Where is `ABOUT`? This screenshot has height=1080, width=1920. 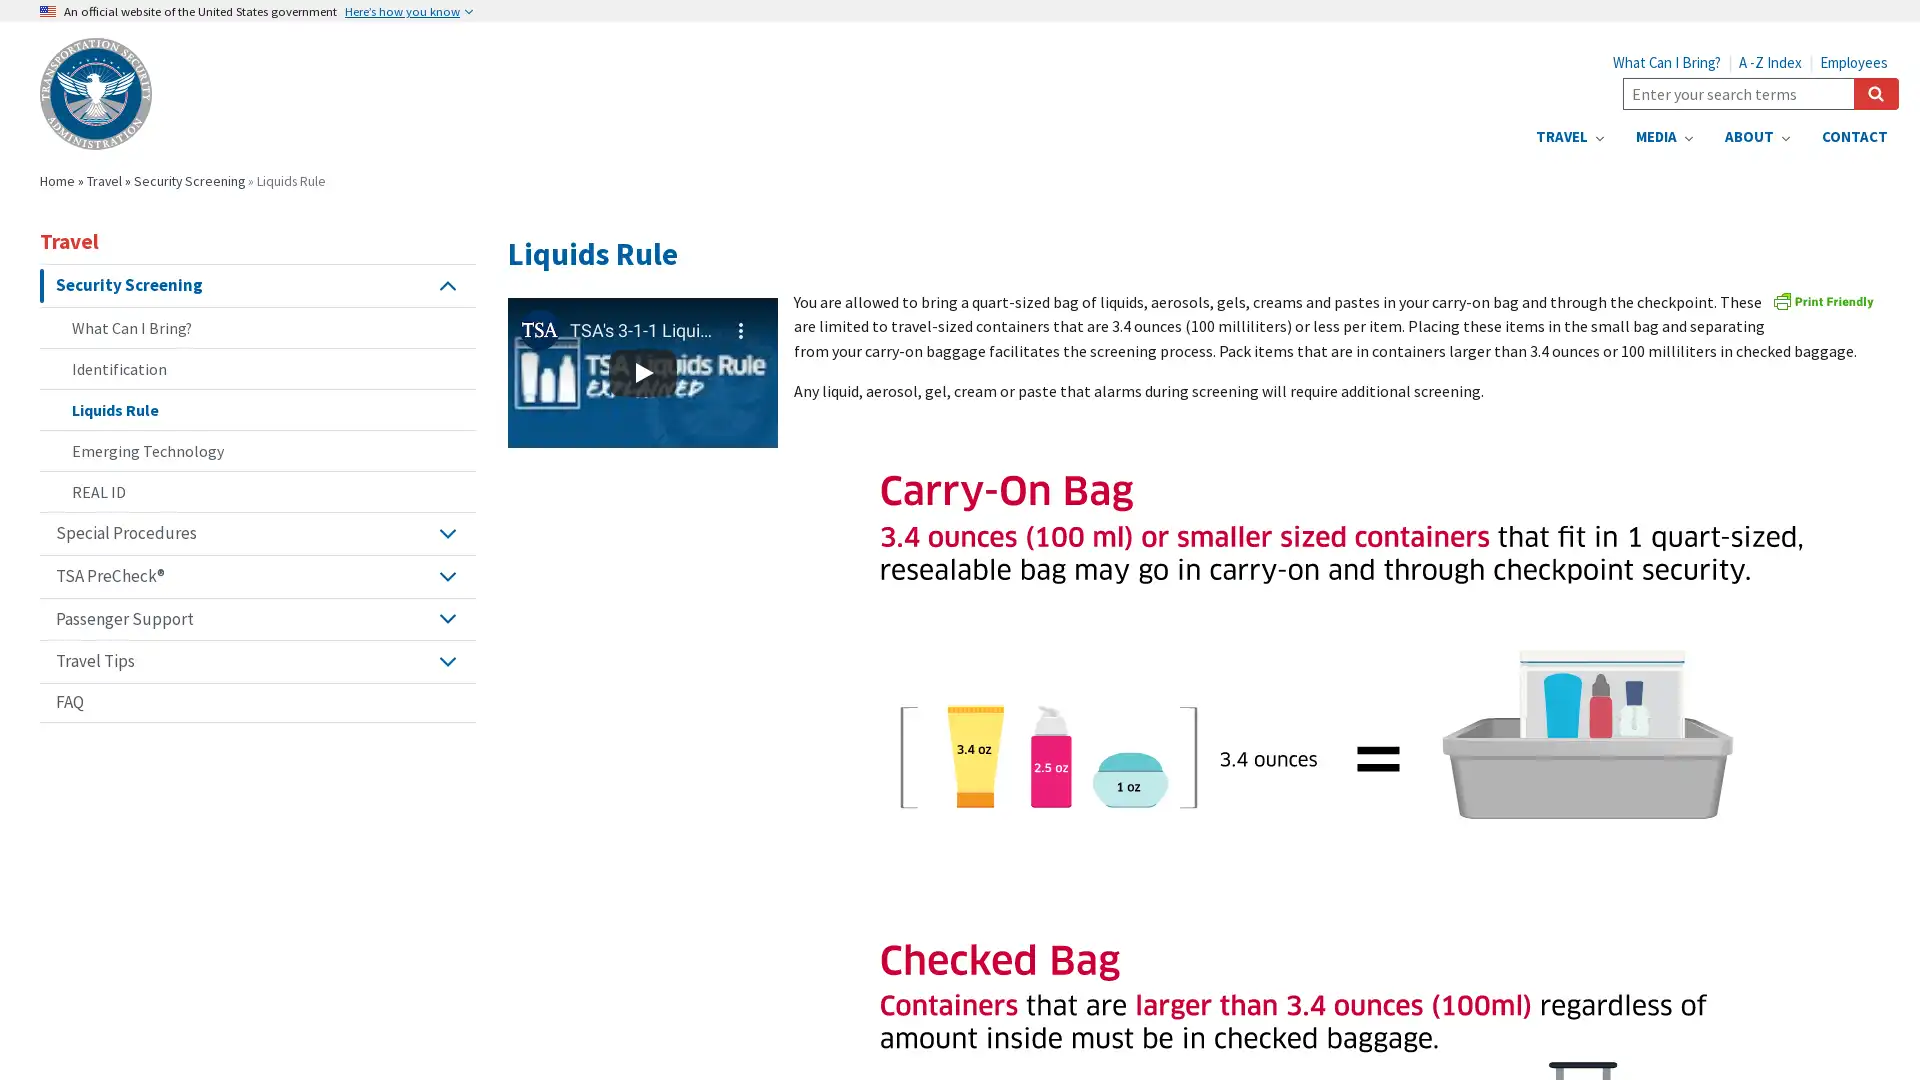
ABOUT is located at coordinates (1756, 136).